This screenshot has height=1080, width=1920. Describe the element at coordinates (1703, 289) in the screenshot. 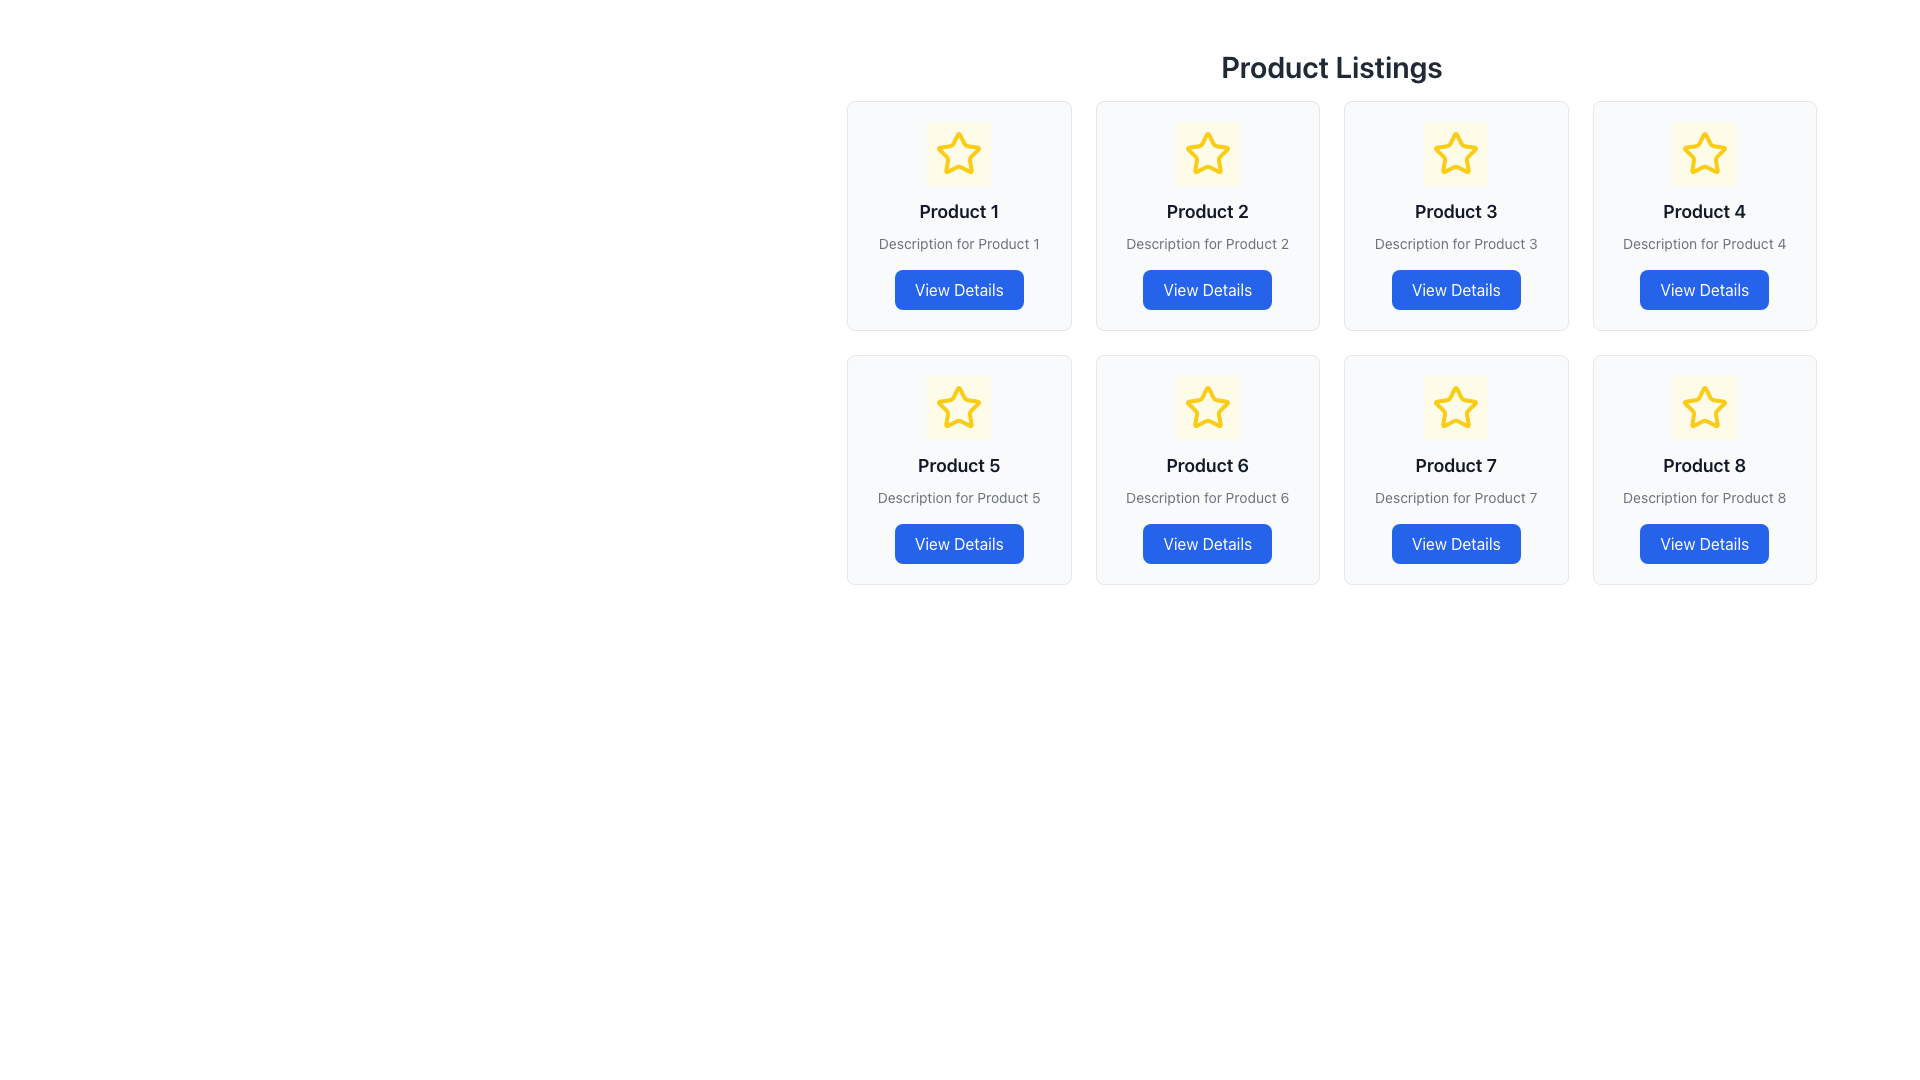

I see `the interactive button located below 'Description for Product 4'` at that location.